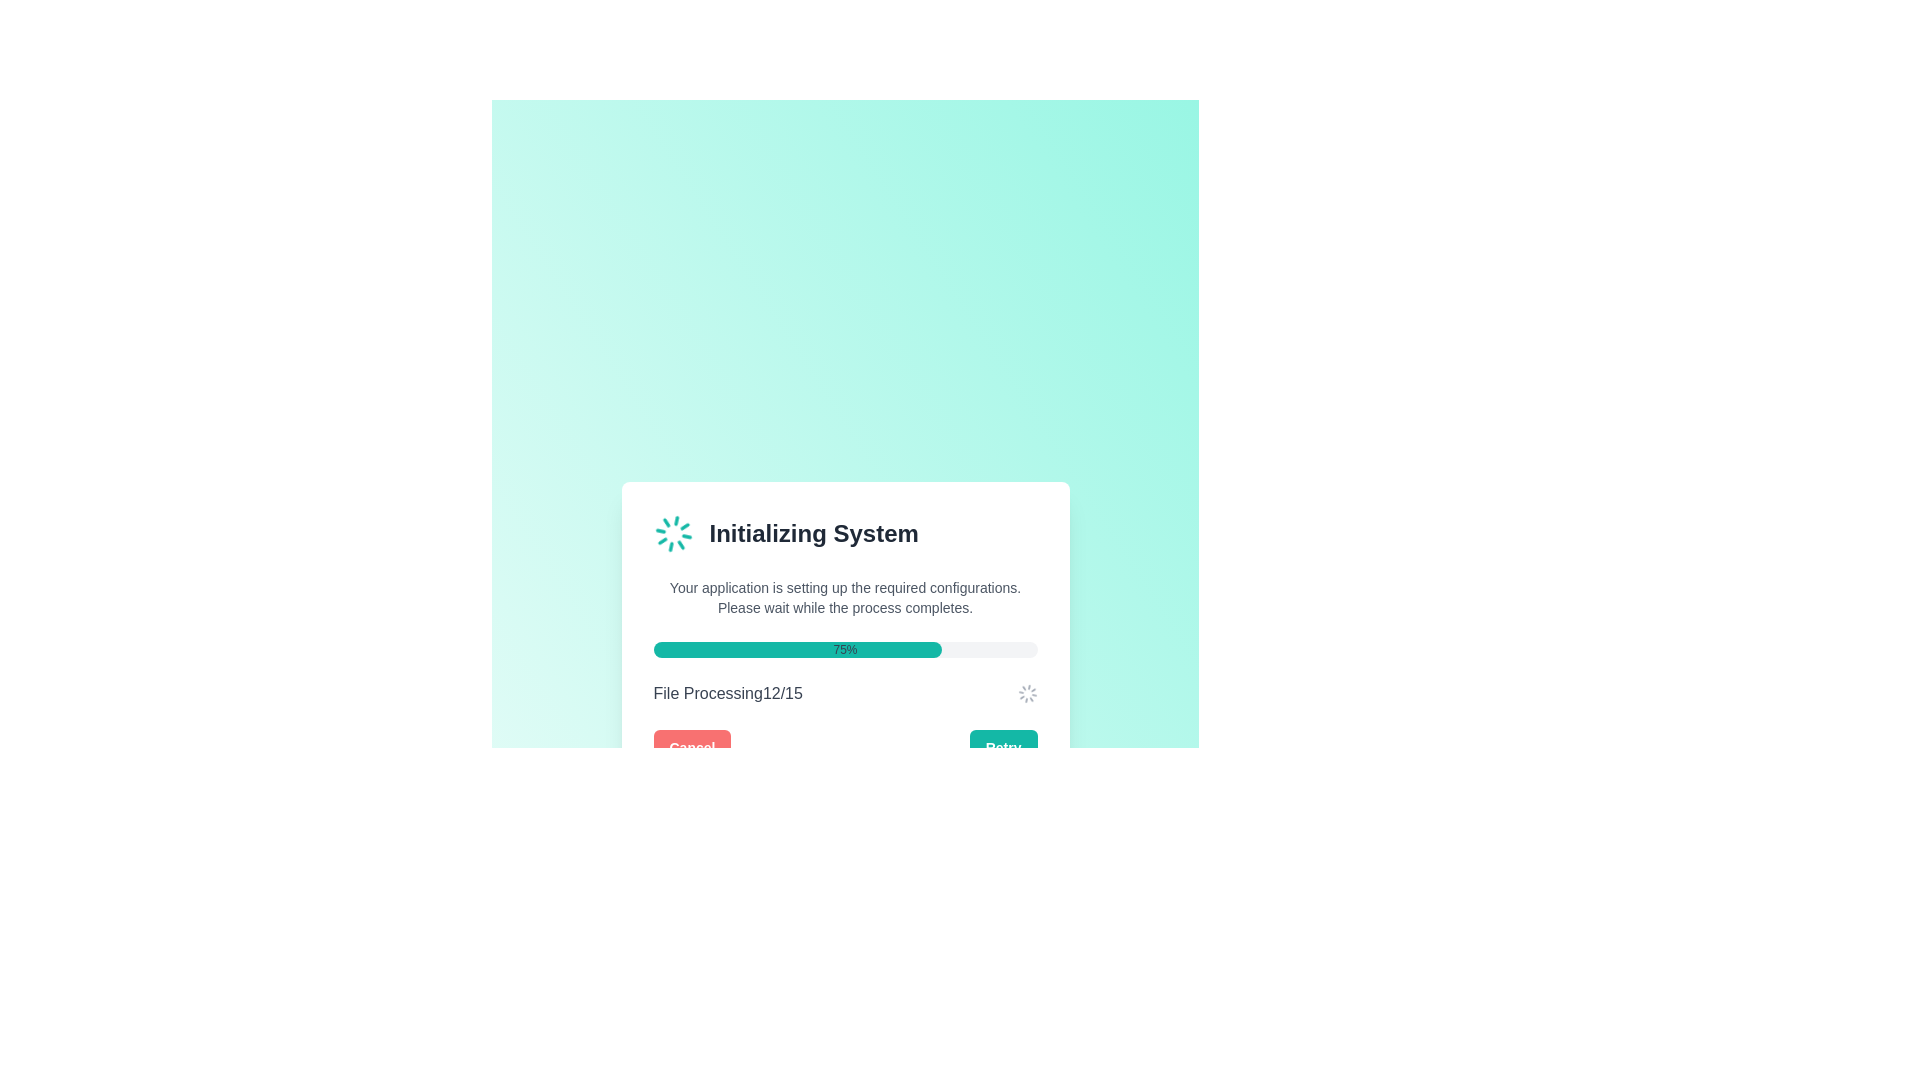  Describe the element at coordinates (692, 748) in the screenshot. I see `the cancel button located at the bottom-left of the dialog box to observe any hover effects` at that location.